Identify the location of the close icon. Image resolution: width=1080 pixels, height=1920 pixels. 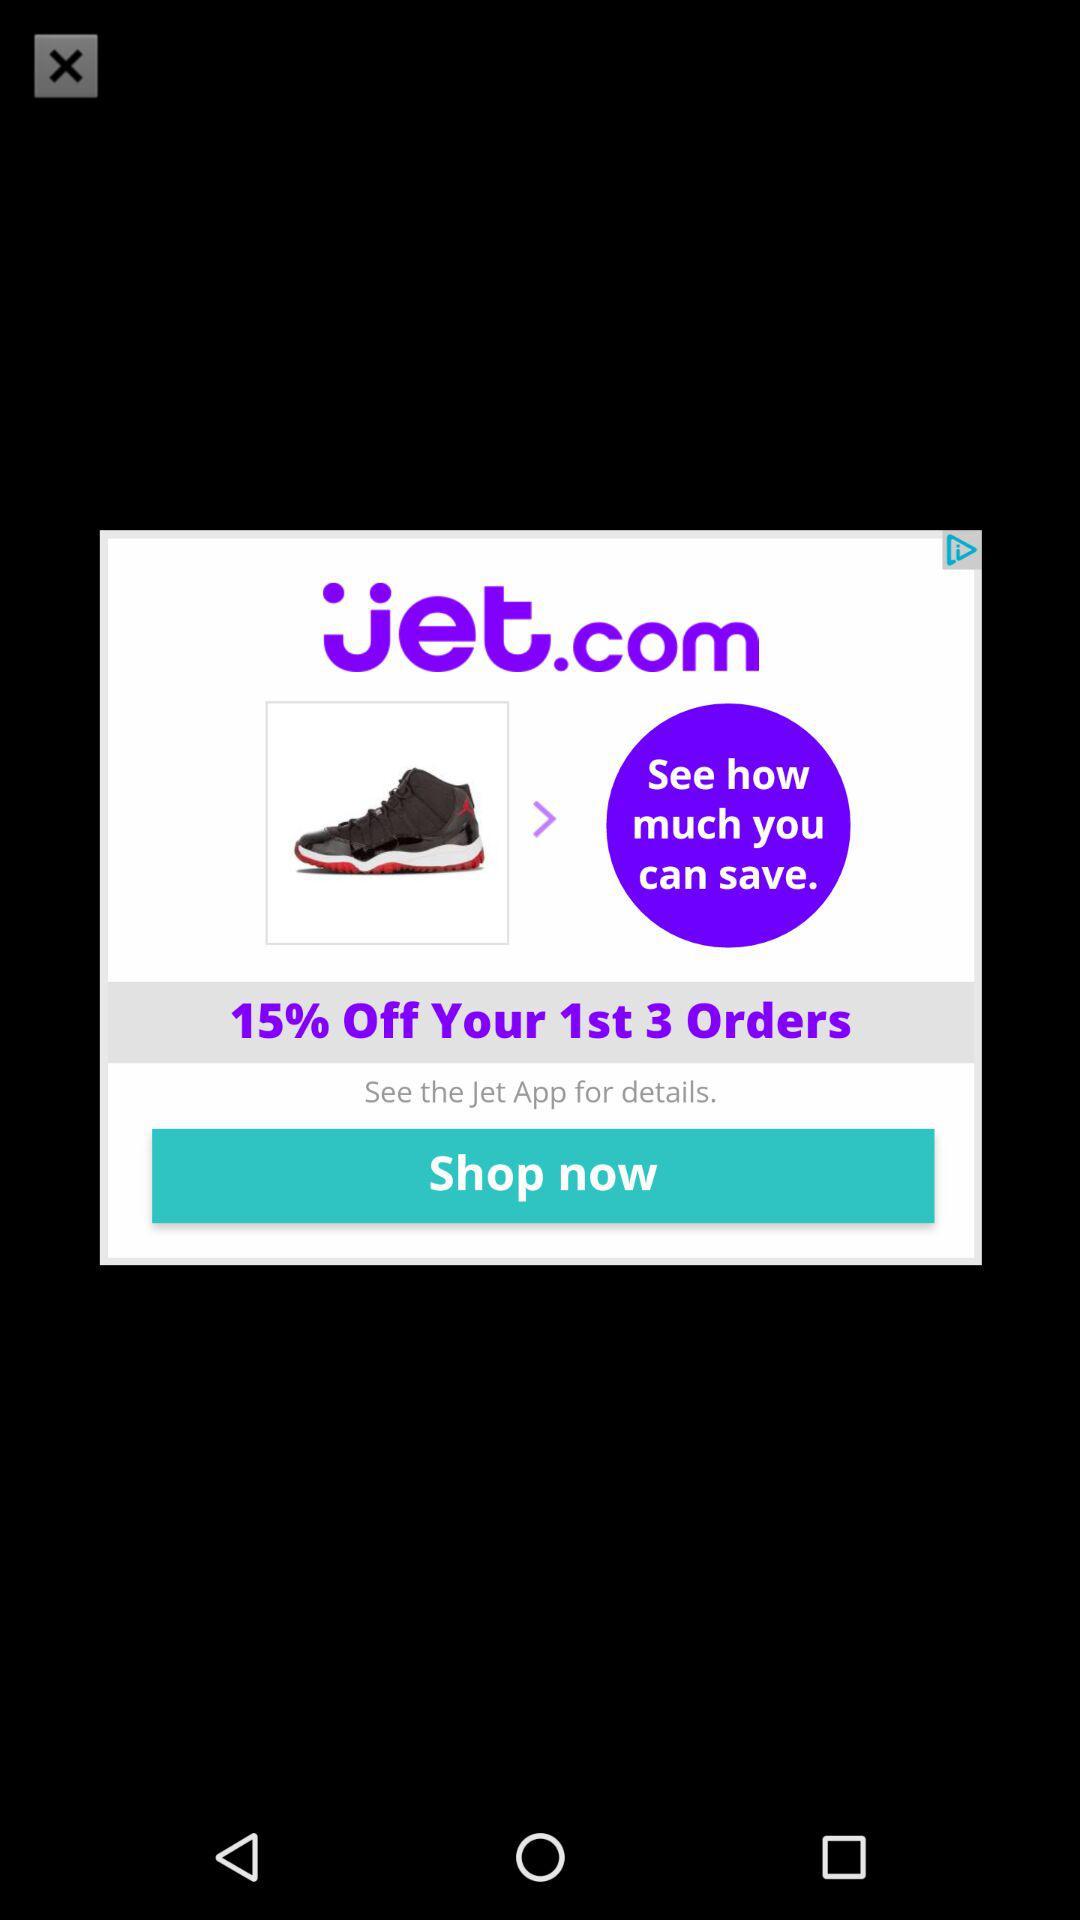
(64, 70).